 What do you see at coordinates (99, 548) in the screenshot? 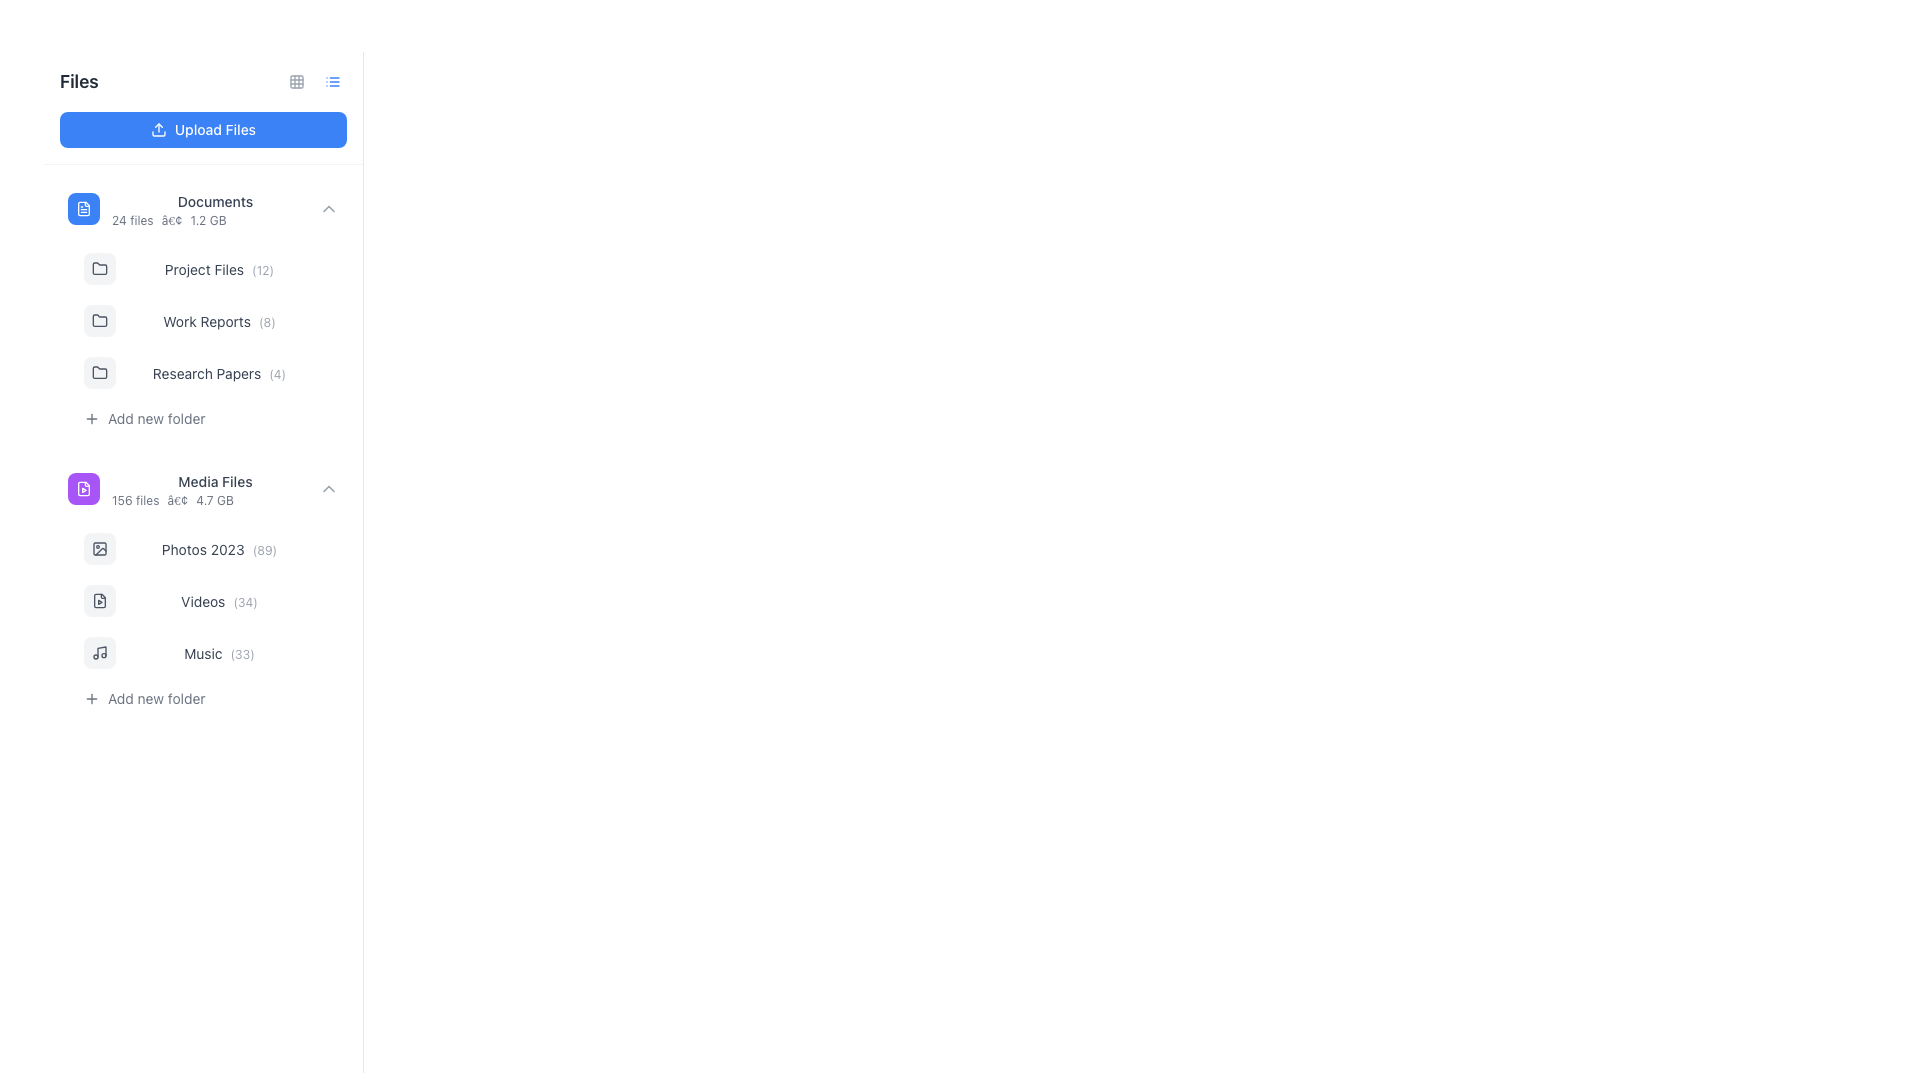
I see `the icon representing the 'Photos 2023' folder` at bounding box center [99, 548].